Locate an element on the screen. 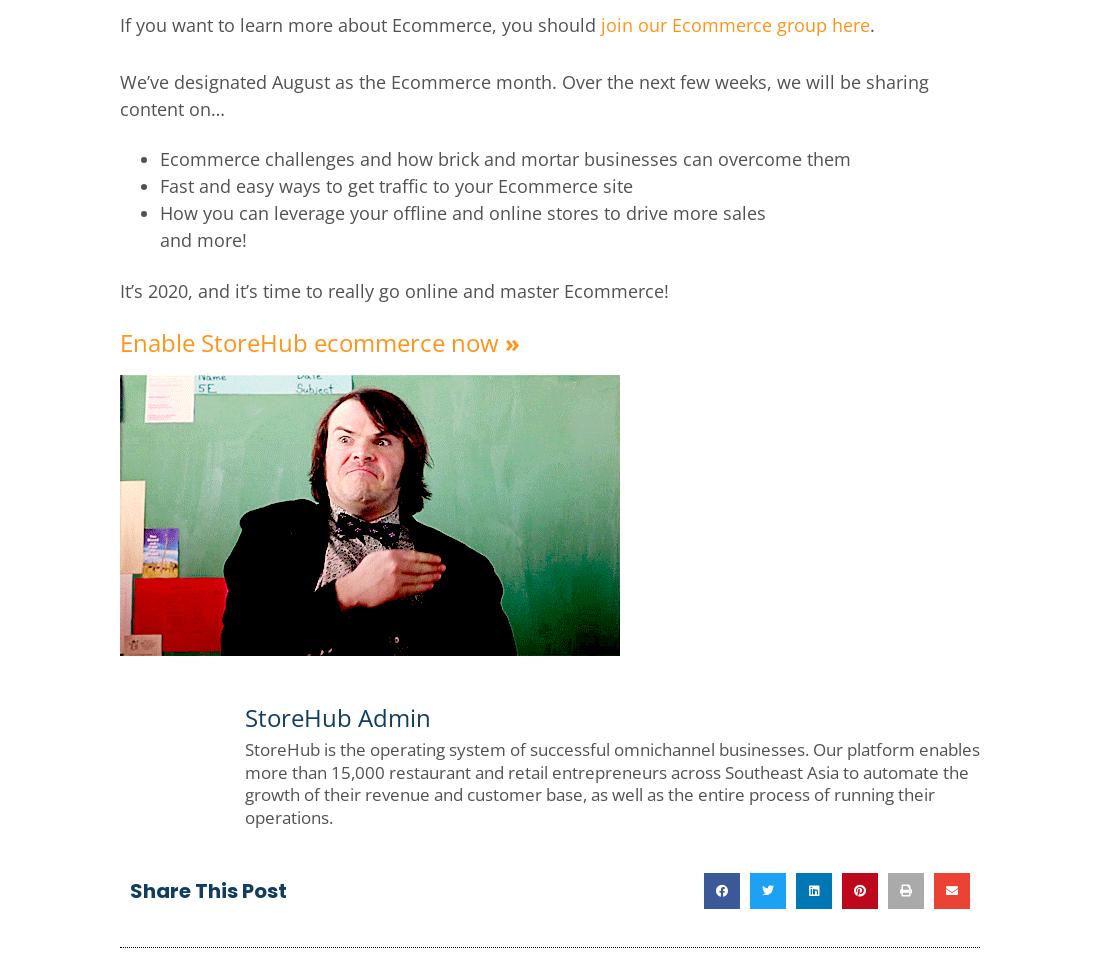 The width and height of the screenshot is (1105, 976). 'It’s 2020, and it’s time to really go online and master Ecommerce!' is located at coordinates (394, 289).